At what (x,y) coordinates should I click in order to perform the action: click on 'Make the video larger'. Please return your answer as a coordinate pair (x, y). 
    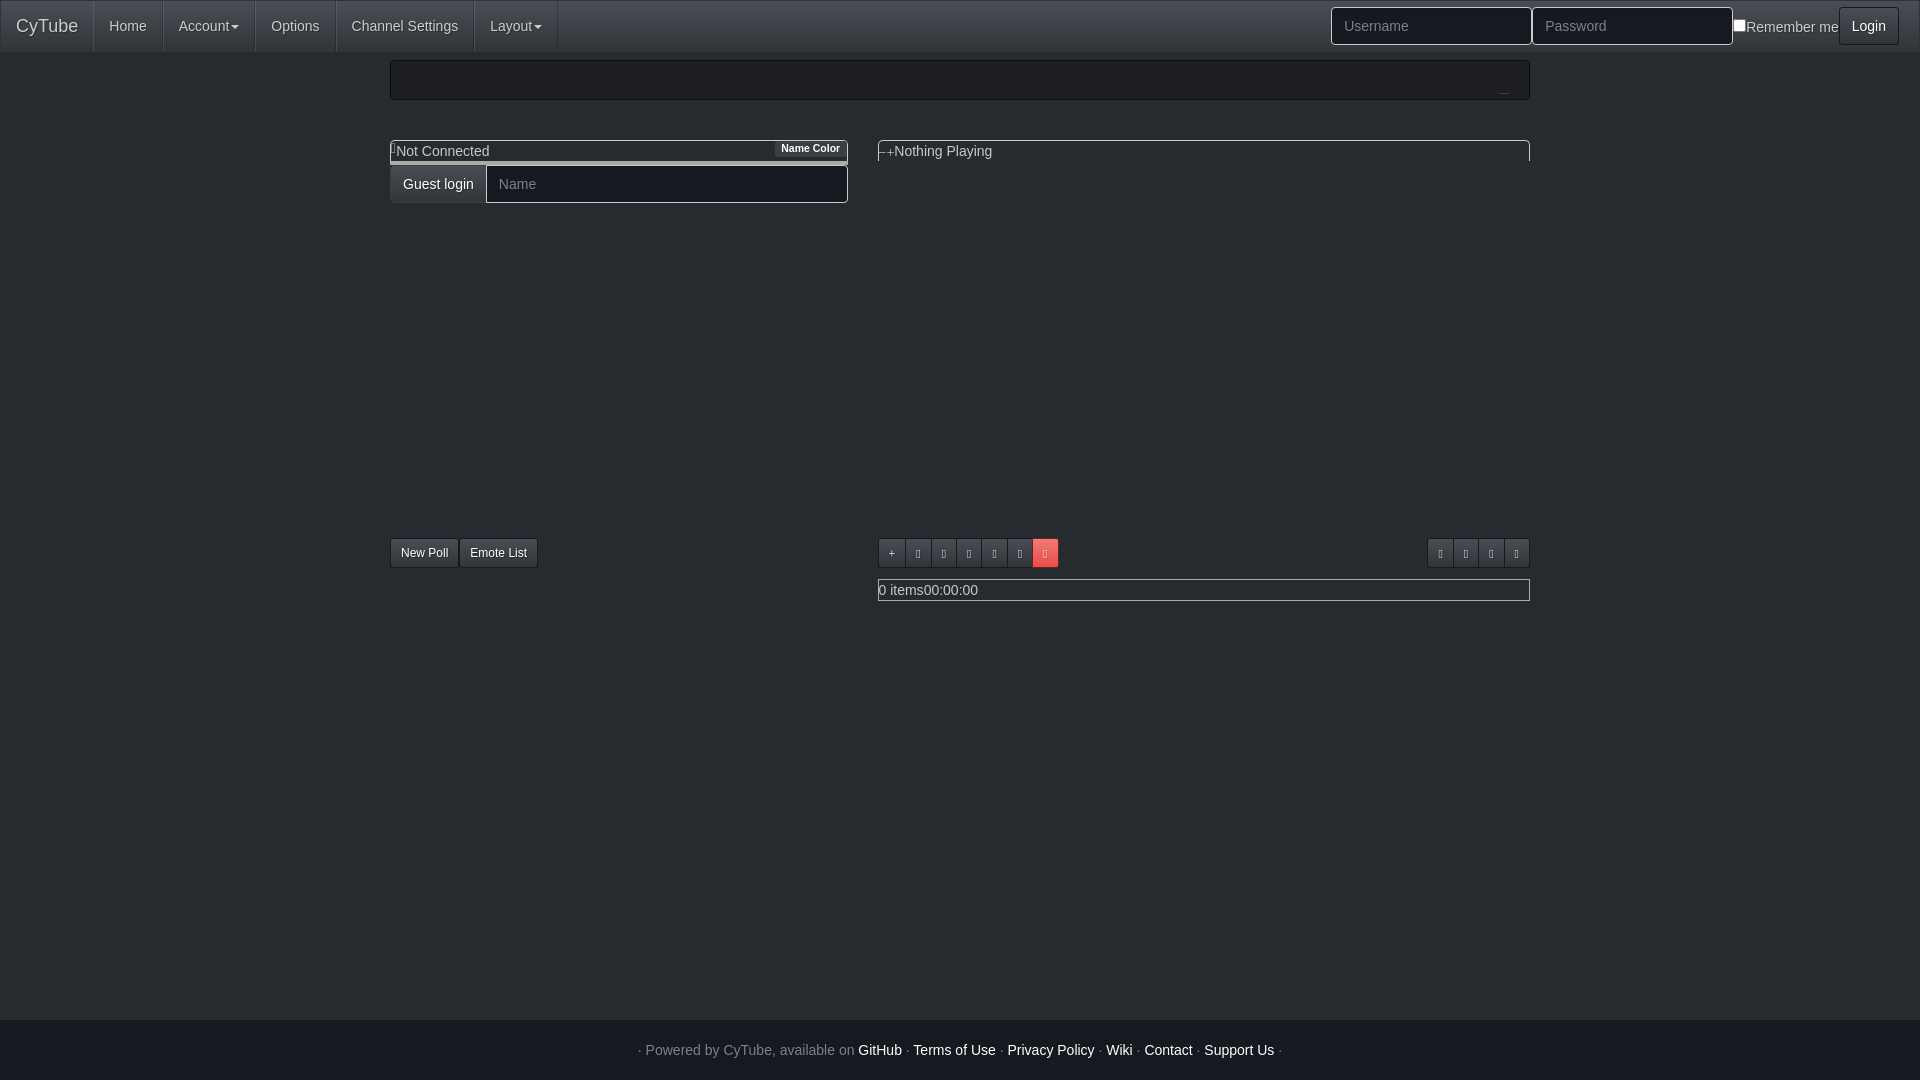
    Looking at the image, I should click on (885, 152).